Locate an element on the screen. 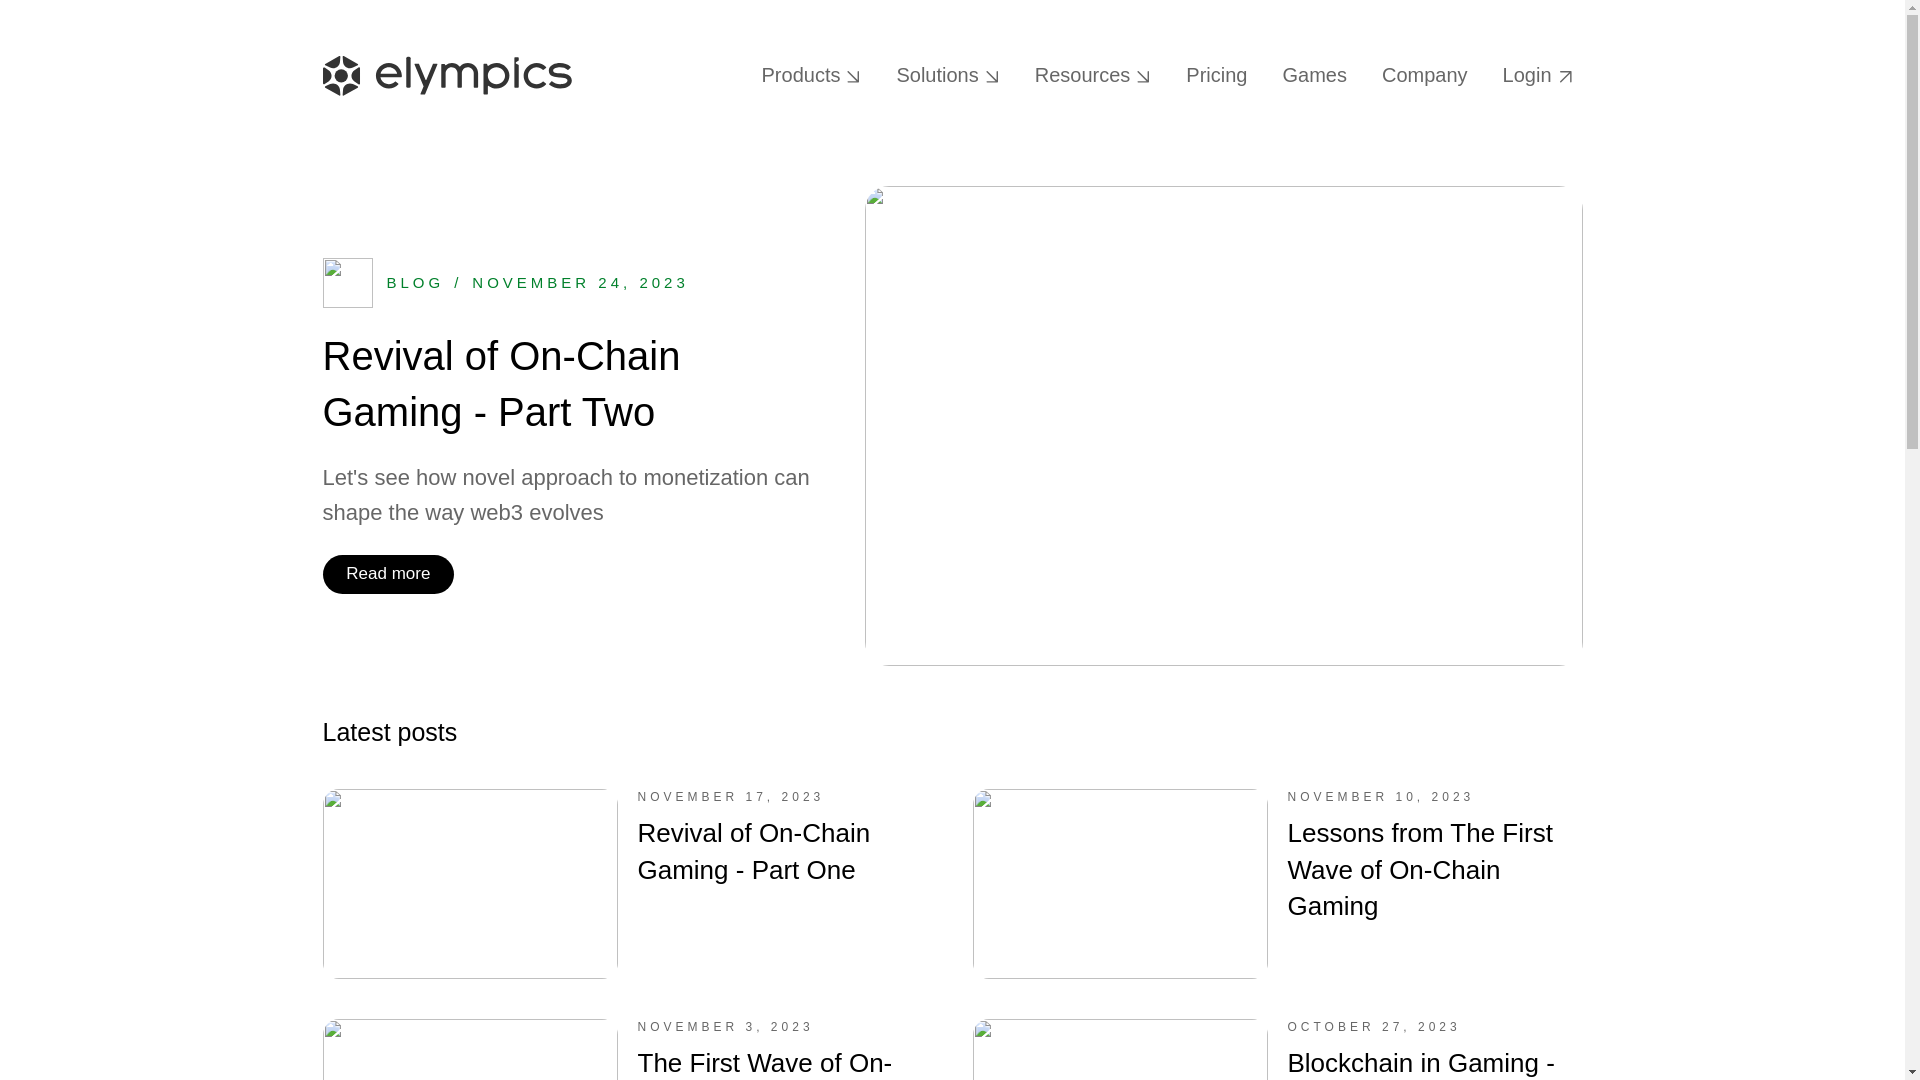  'Solutions' is located at coordinates (885, 74).